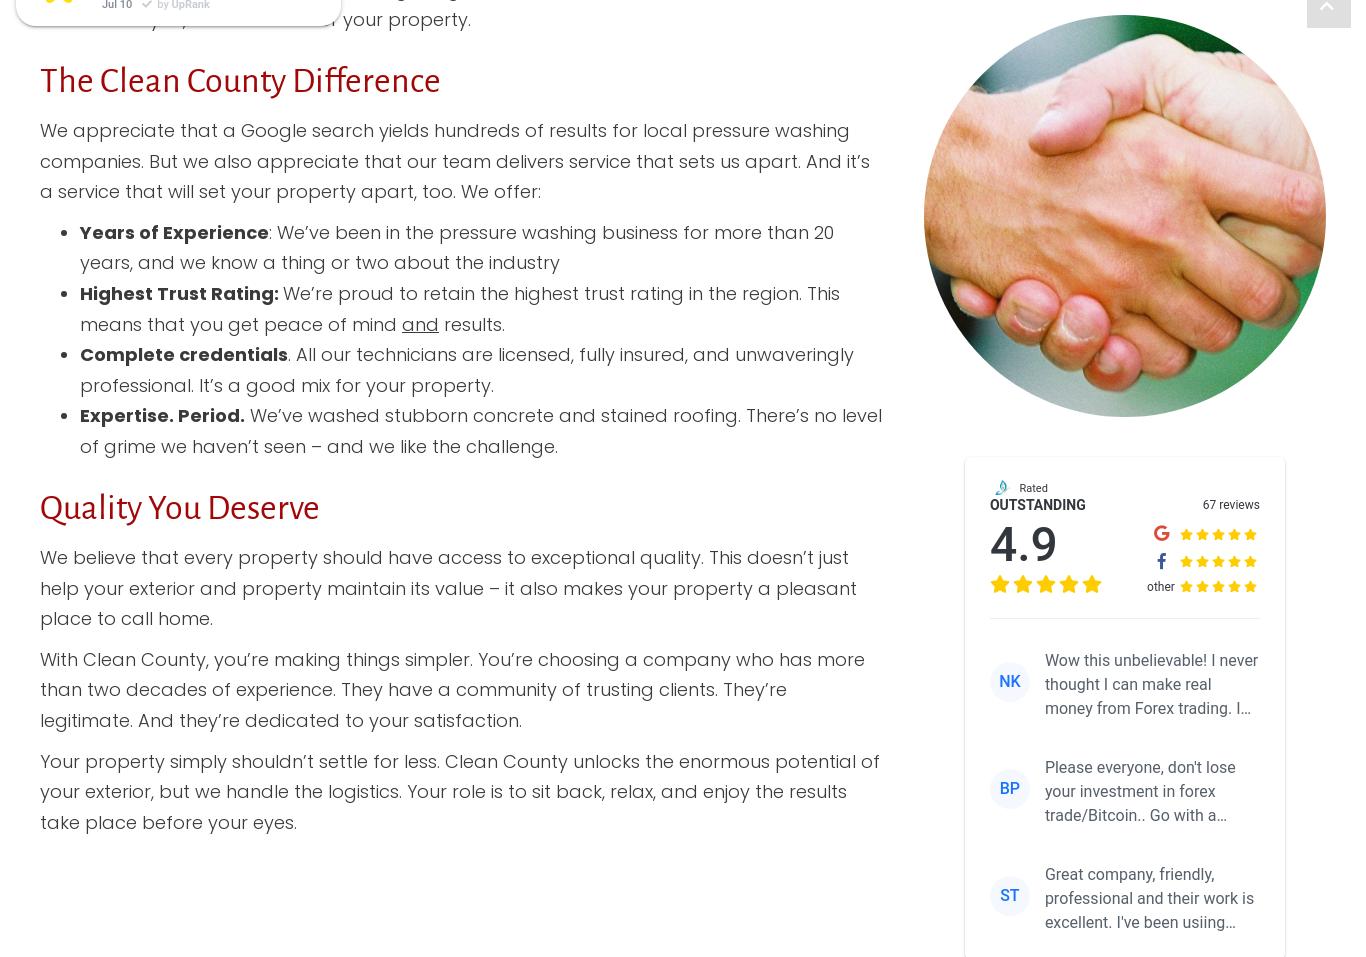  Describe the element at coordinates (459, 789) in the screenshot. I see `'Your property simply shouldn’t settle for less. Clean County unlocks the enormous potential of your exterior, but we handle the logistics. Your role is to sit back, relax, and enjoy the results take place before your eyes.'` at that location.